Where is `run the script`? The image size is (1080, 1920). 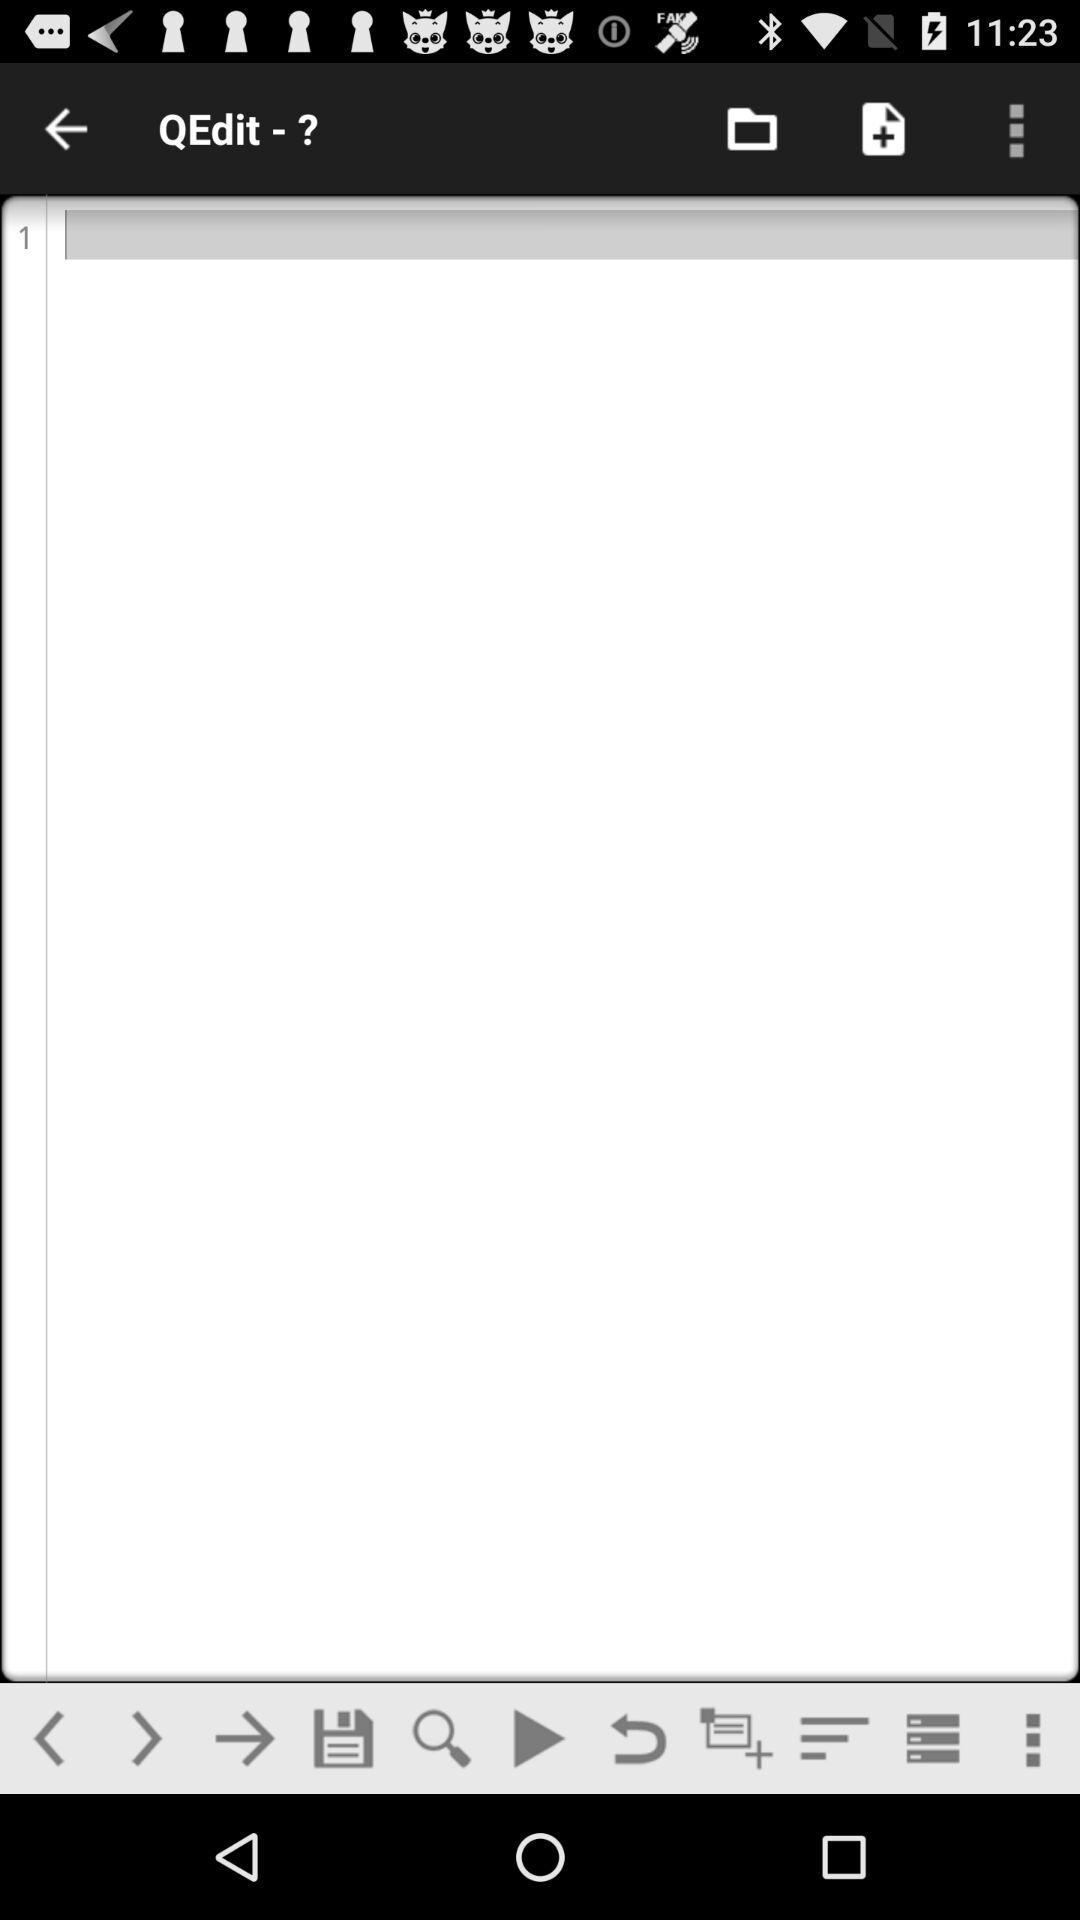
run the script is located at coordinates (538, 1737).